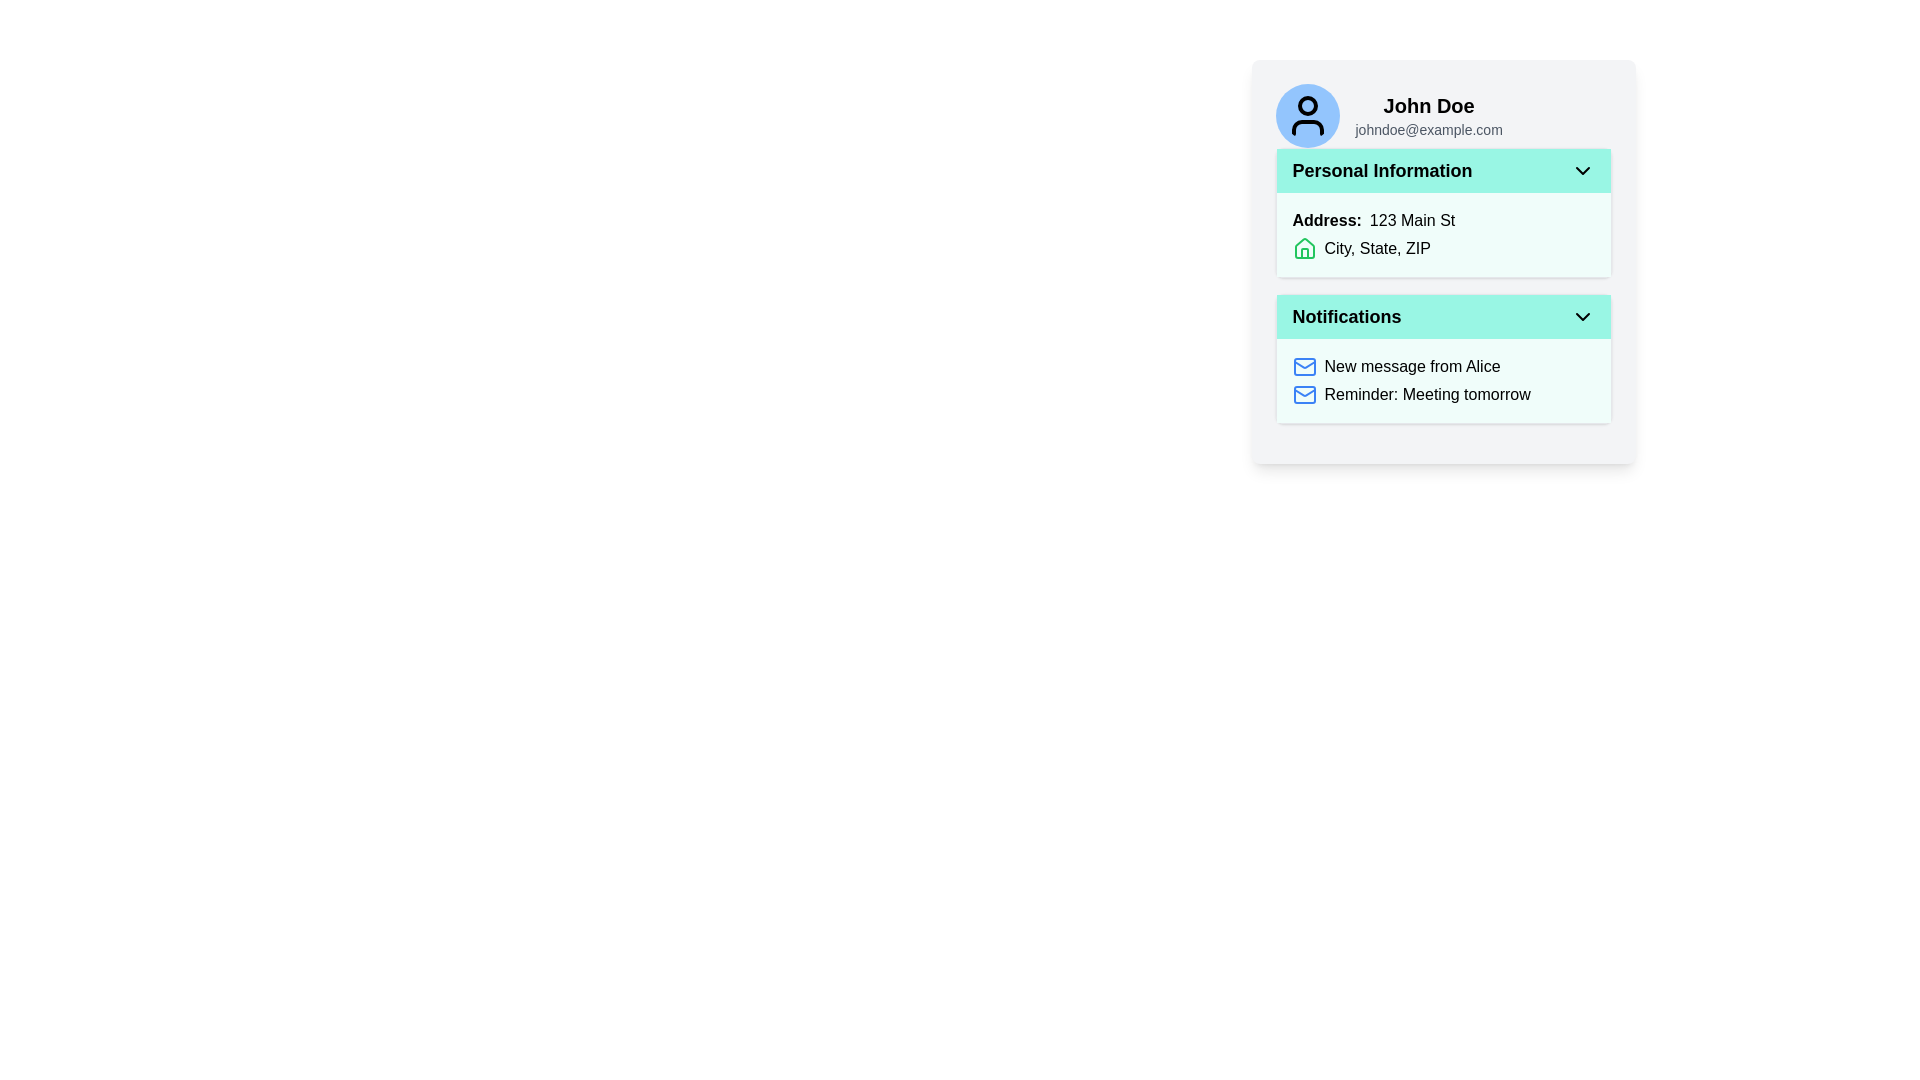  Describe the element at coordinates (1307, 105) in the screenshot. I see `decorative icon component within the avatar icon located at the top-left corner of the card using developer tools` at that location.